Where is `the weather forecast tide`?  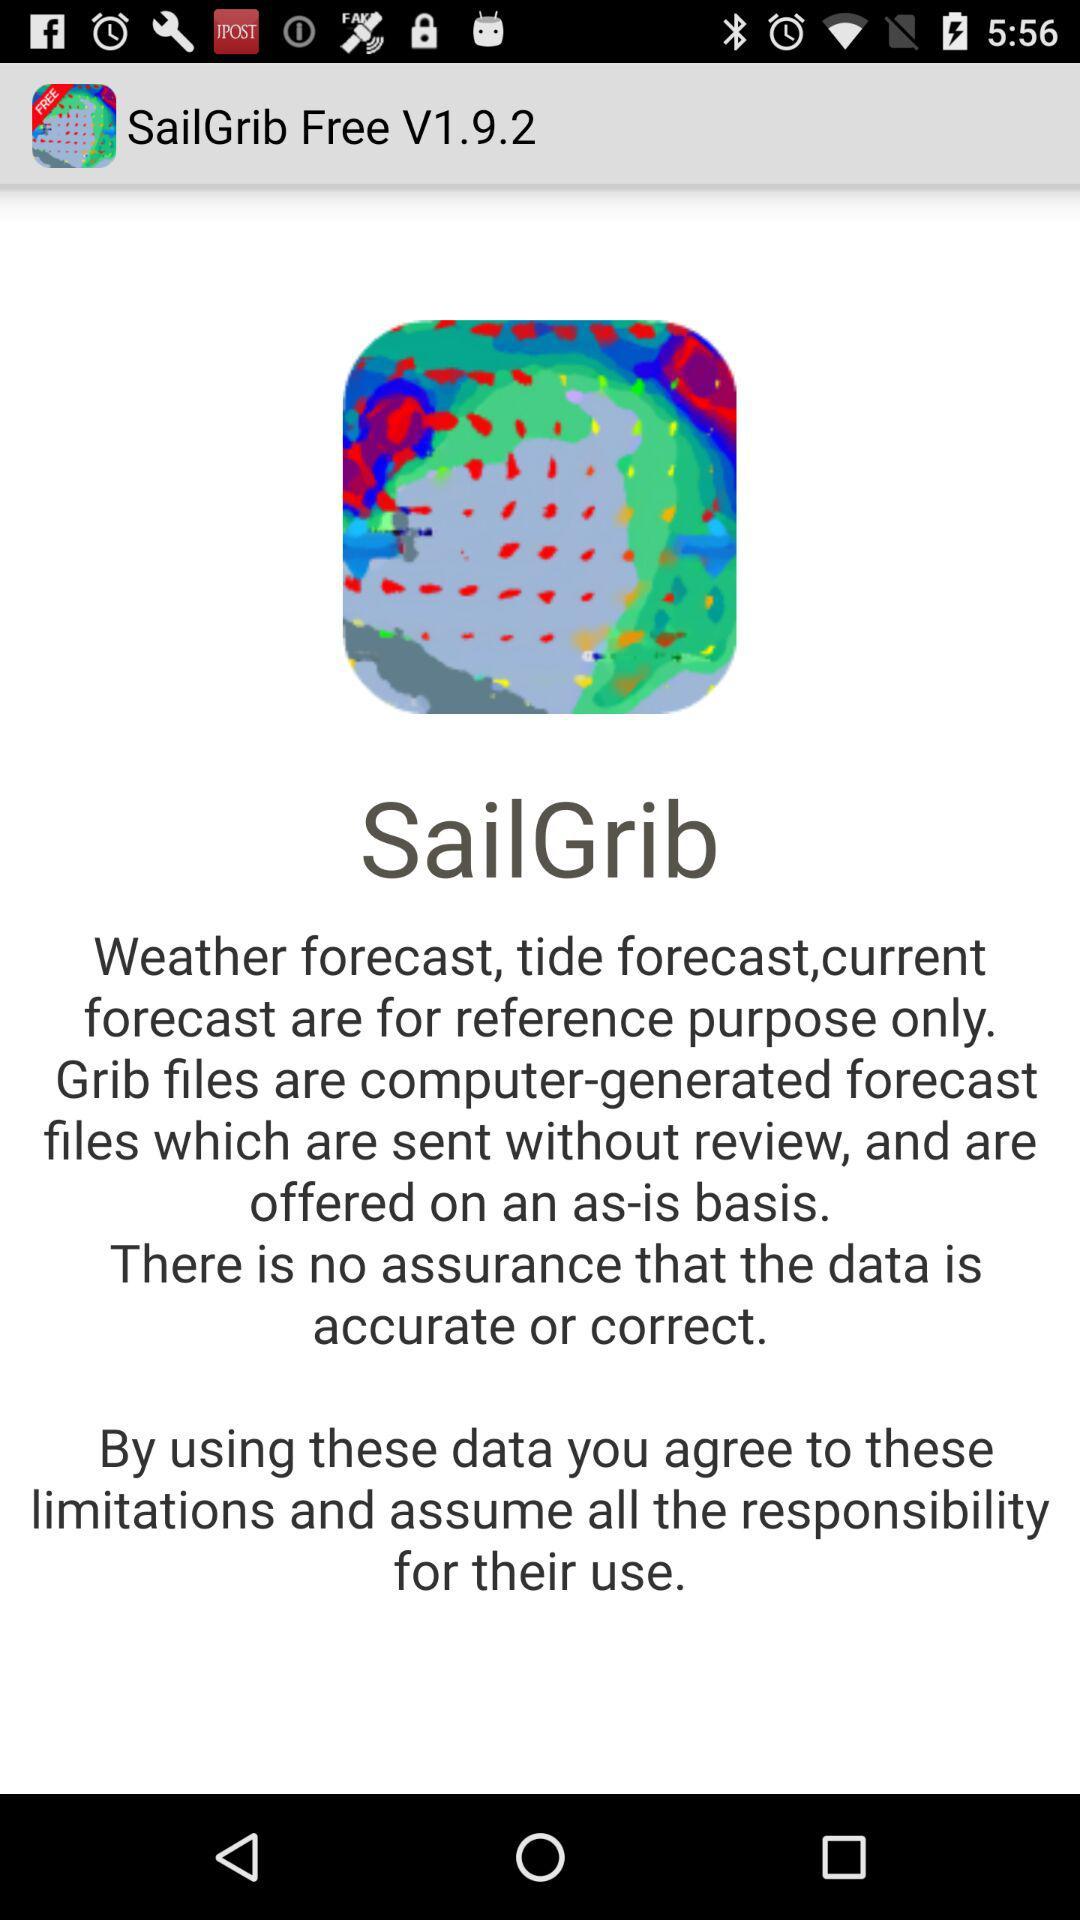
the weather forecast tide is located at coordinates (540, 1260).